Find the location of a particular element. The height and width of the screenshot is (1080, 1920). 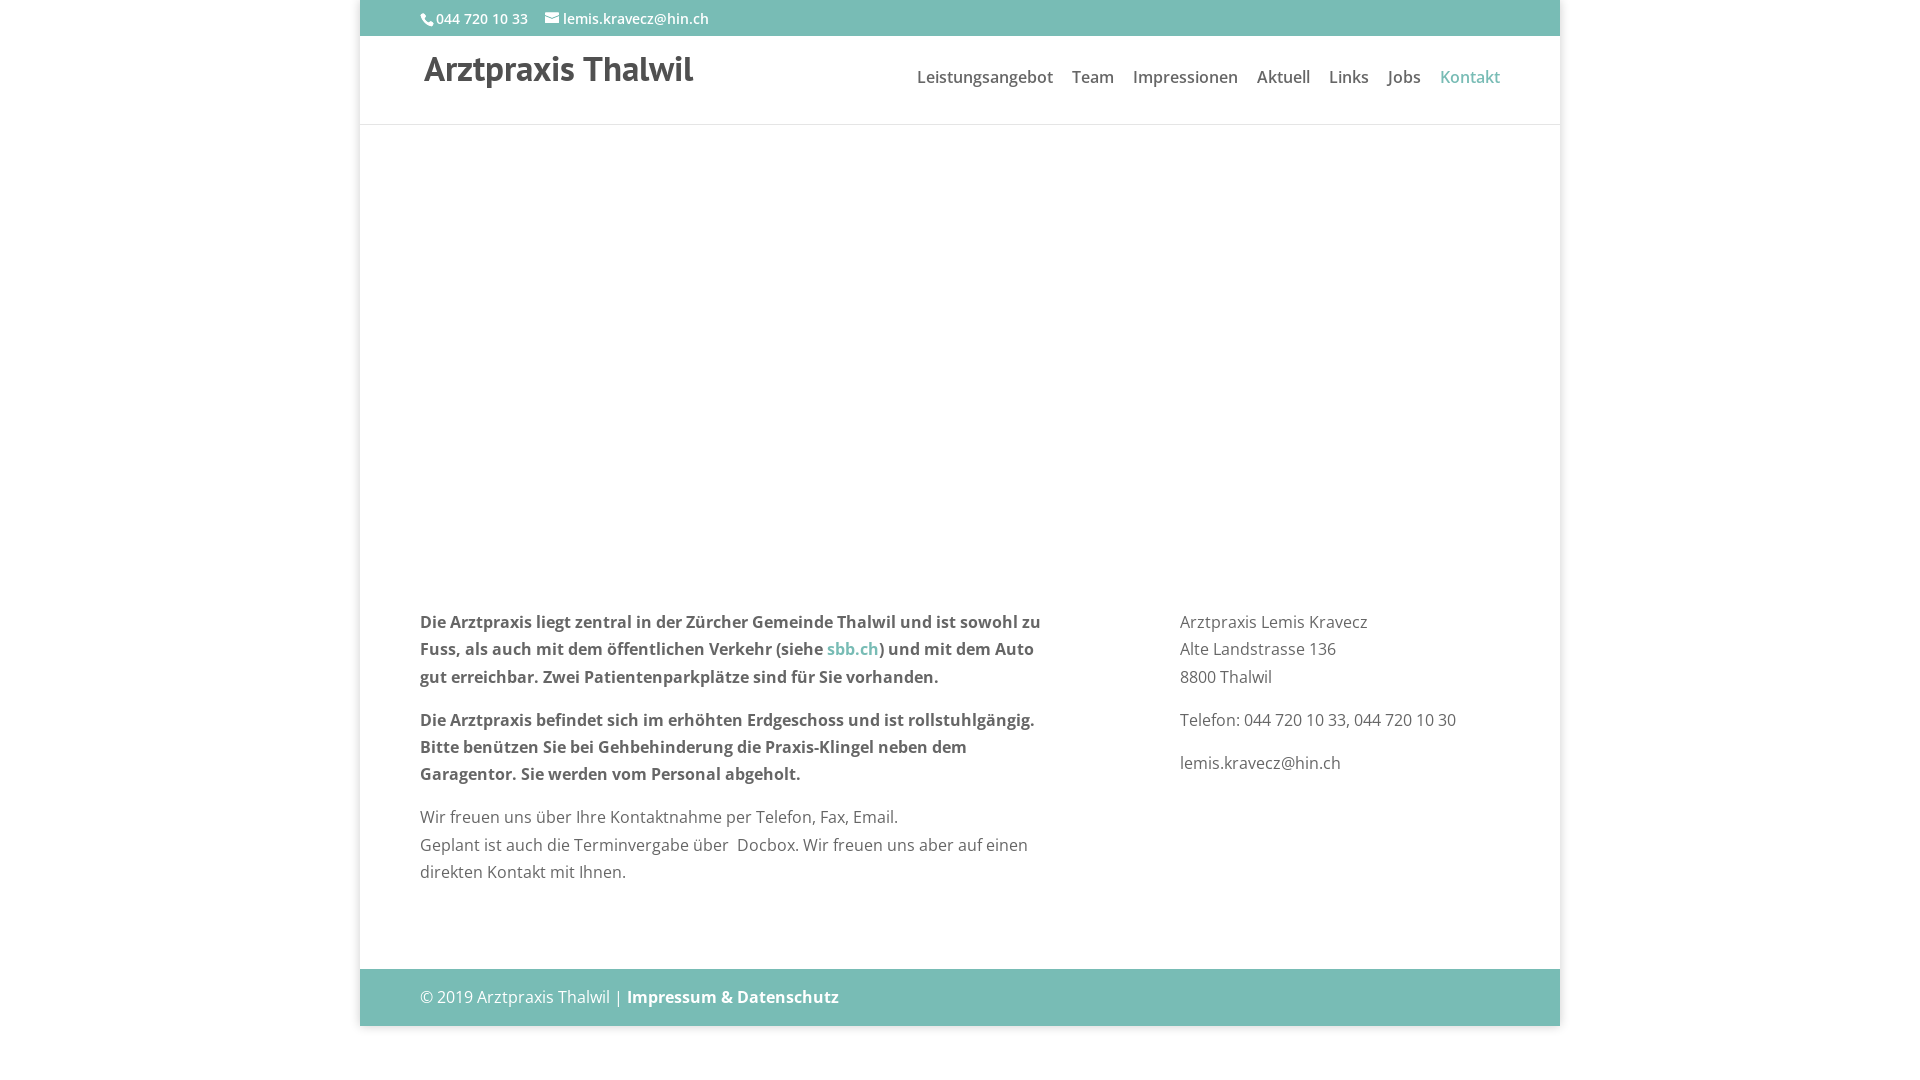

'Aktuell' is located at coordinates (1256, 96).